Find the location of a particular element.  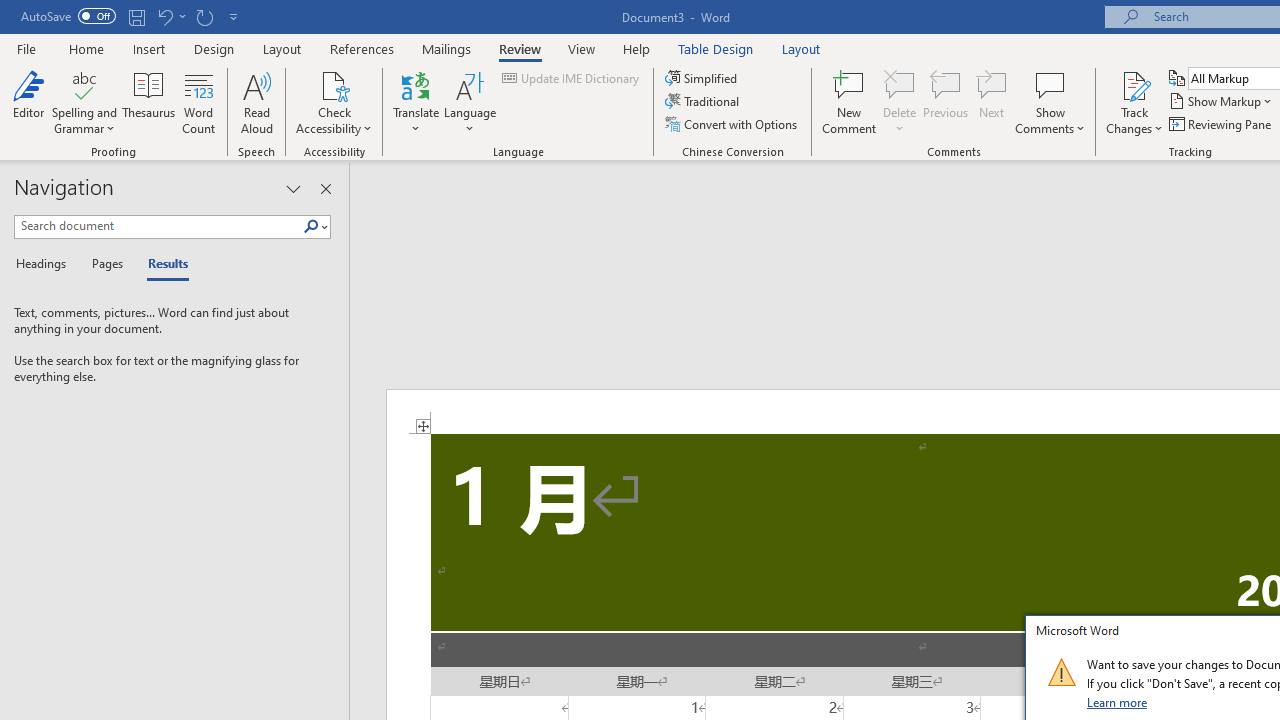

'Spelling and Grammar' is located at coordinates (84, 84).